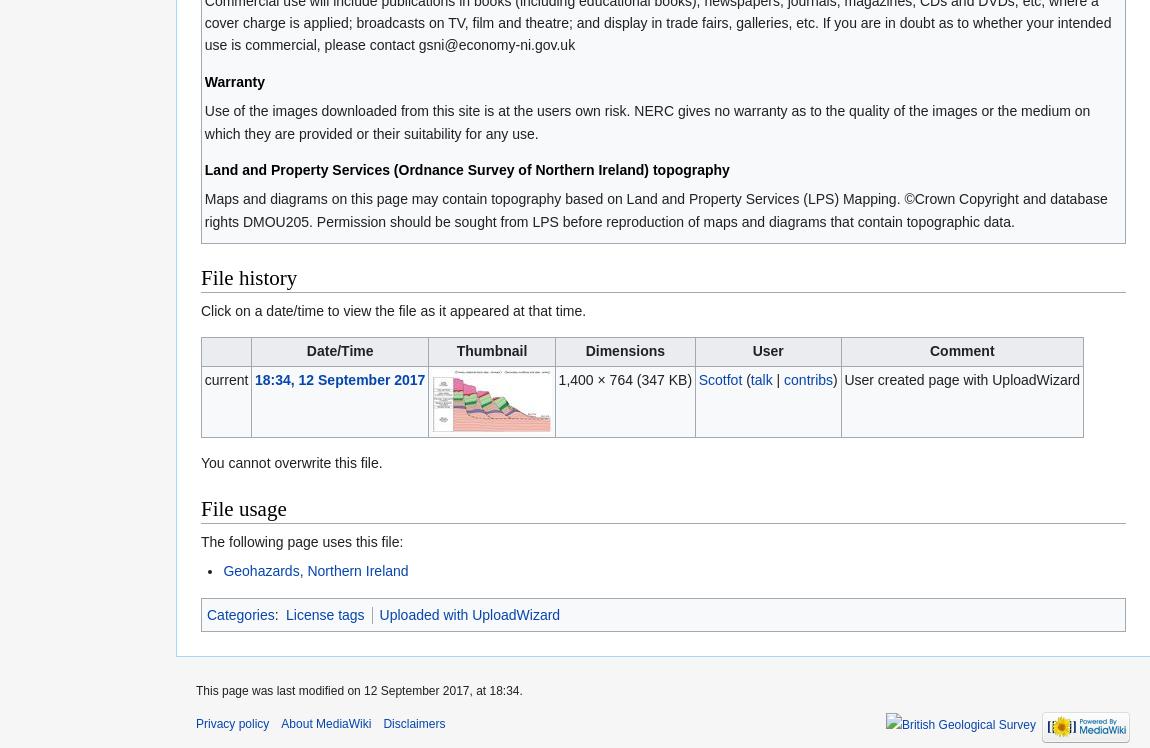  I want to click on 'Land and Property Services (Ordnance Survey of Northern Ireland) topography', so click(466, 167).